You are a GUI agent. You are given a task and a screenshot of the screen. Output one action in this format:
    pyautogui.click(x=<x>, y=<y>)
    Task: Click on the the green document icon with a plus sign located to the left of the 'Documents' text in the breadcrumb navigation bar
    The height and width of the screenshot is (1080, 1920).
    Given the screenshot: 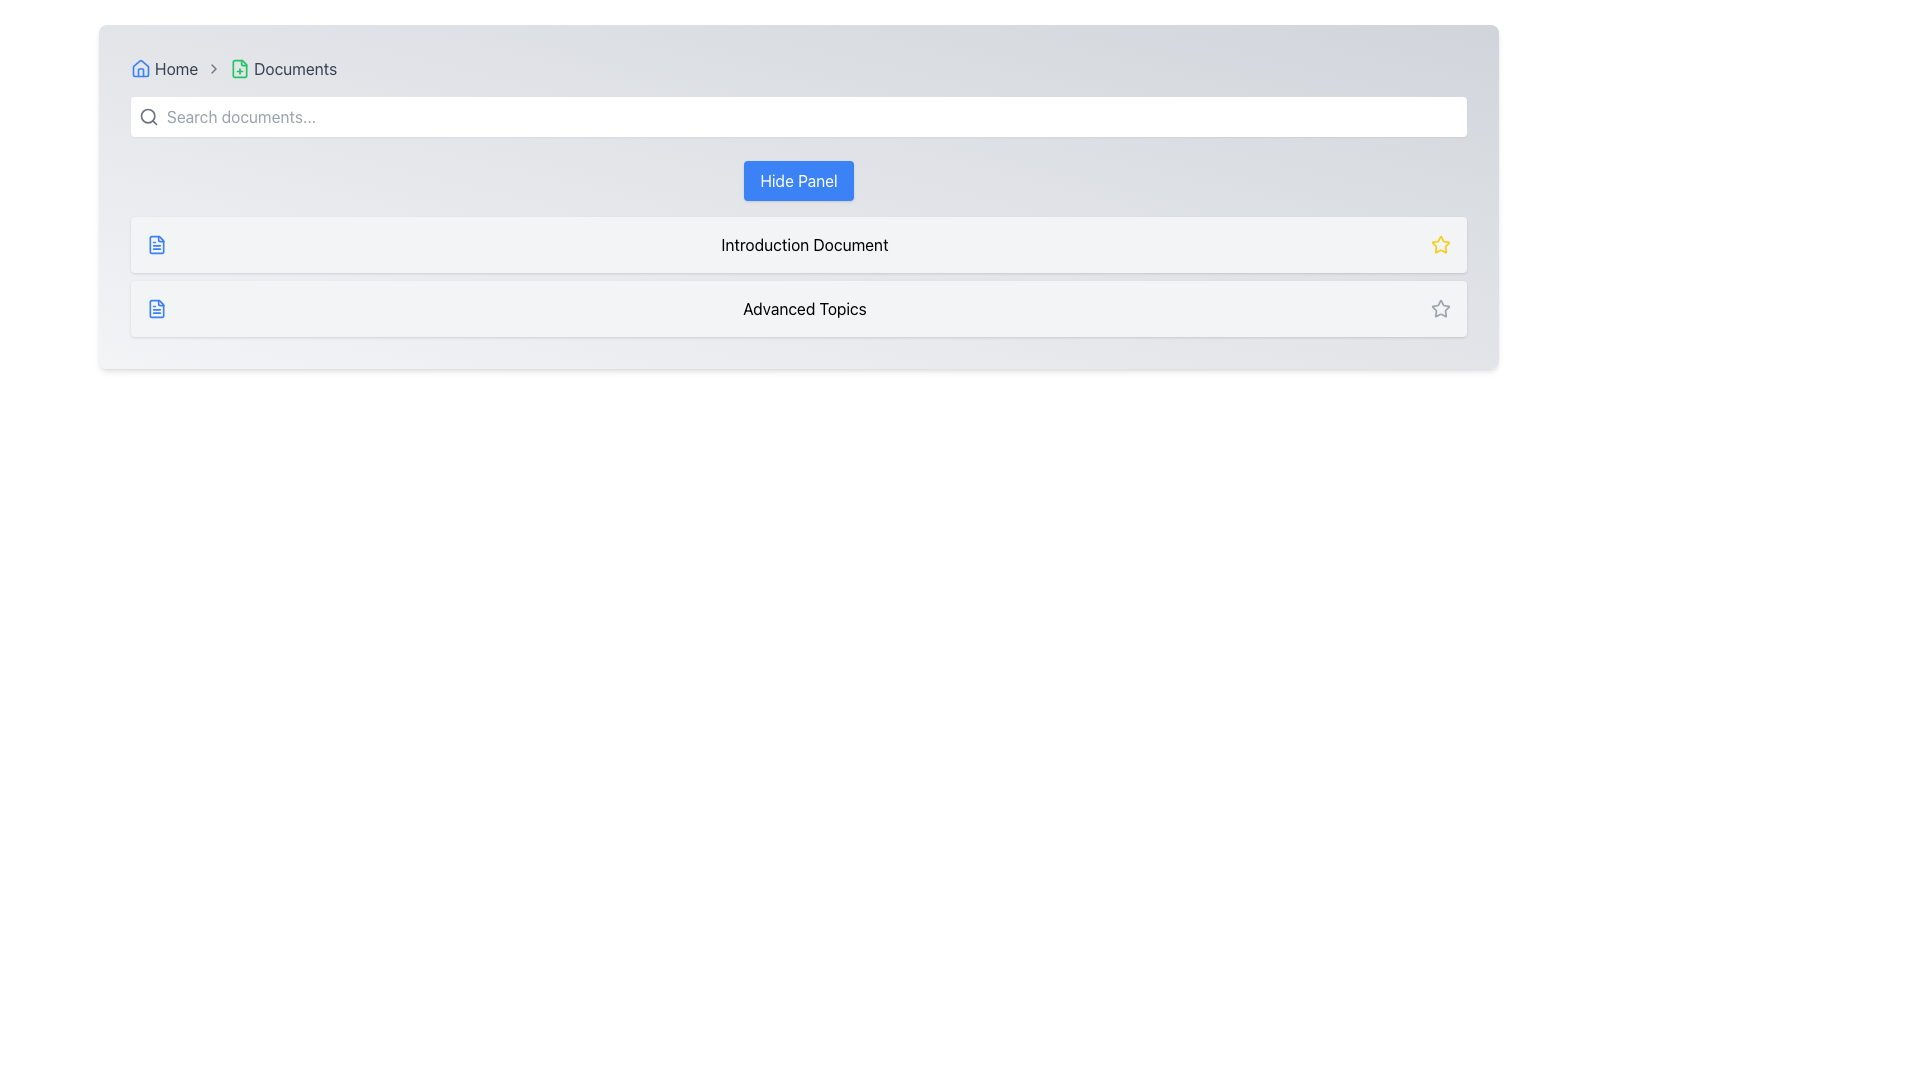 What is the action you would take?
    pyautogui.click(x=240, y=68)
    